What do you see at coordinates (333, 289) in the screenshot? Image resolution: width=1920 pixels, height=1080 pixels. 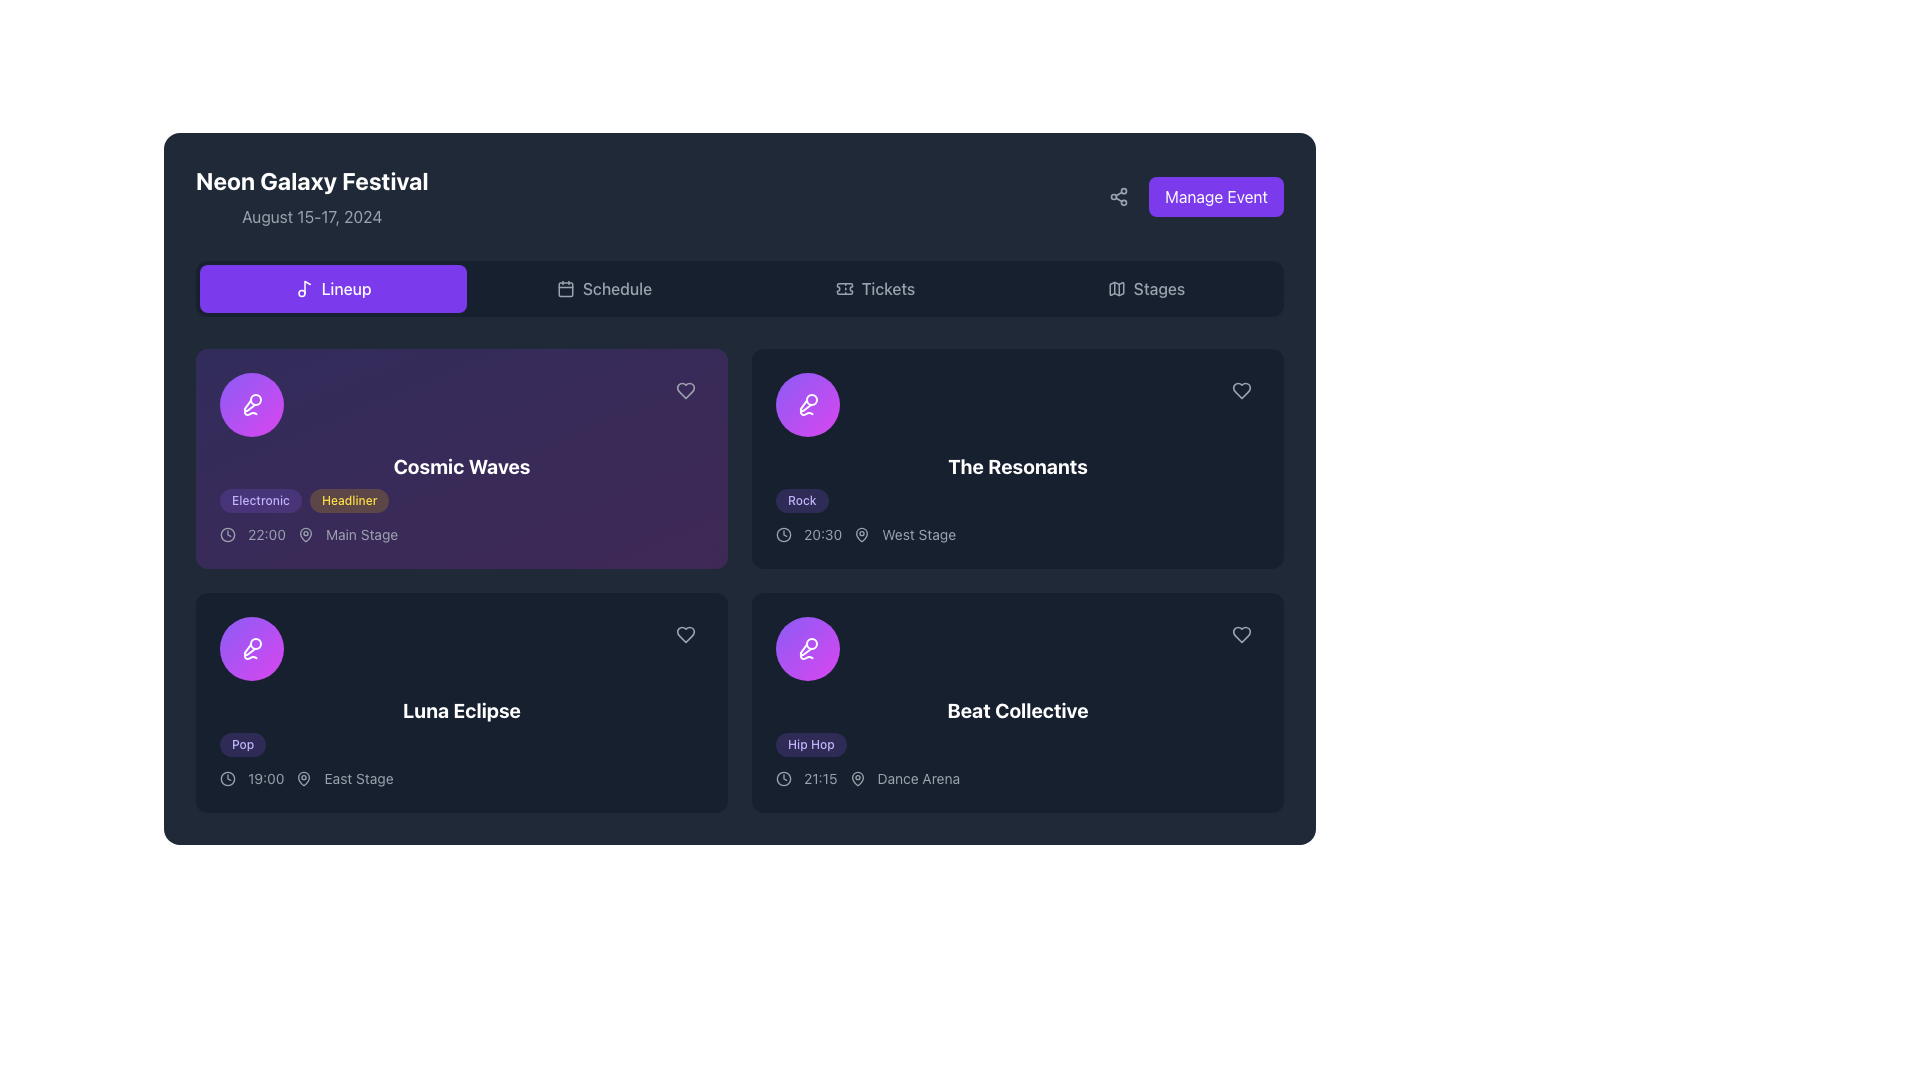 I see `the 'Lineup' navigational button, which is the first button in a group of four buttons at the top of the interface` at bounding box center [333, 289].